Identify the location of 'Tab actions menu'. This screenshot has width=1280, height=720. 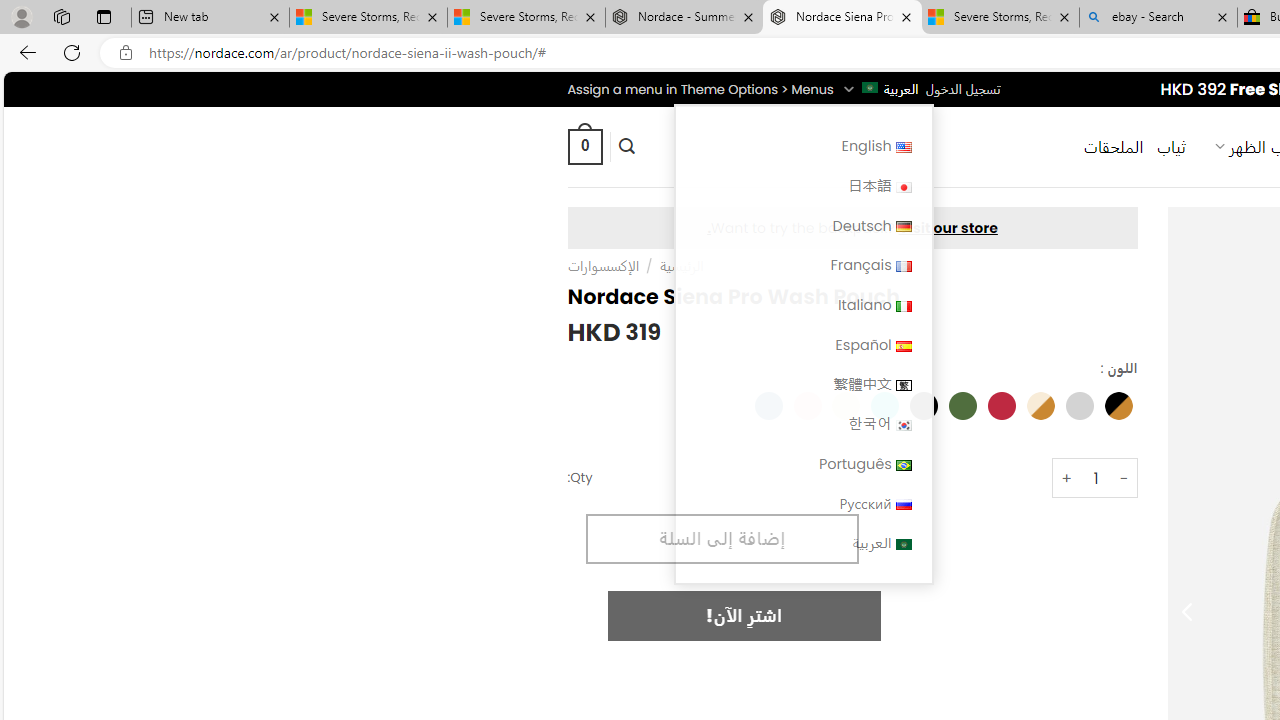
(103, 16).